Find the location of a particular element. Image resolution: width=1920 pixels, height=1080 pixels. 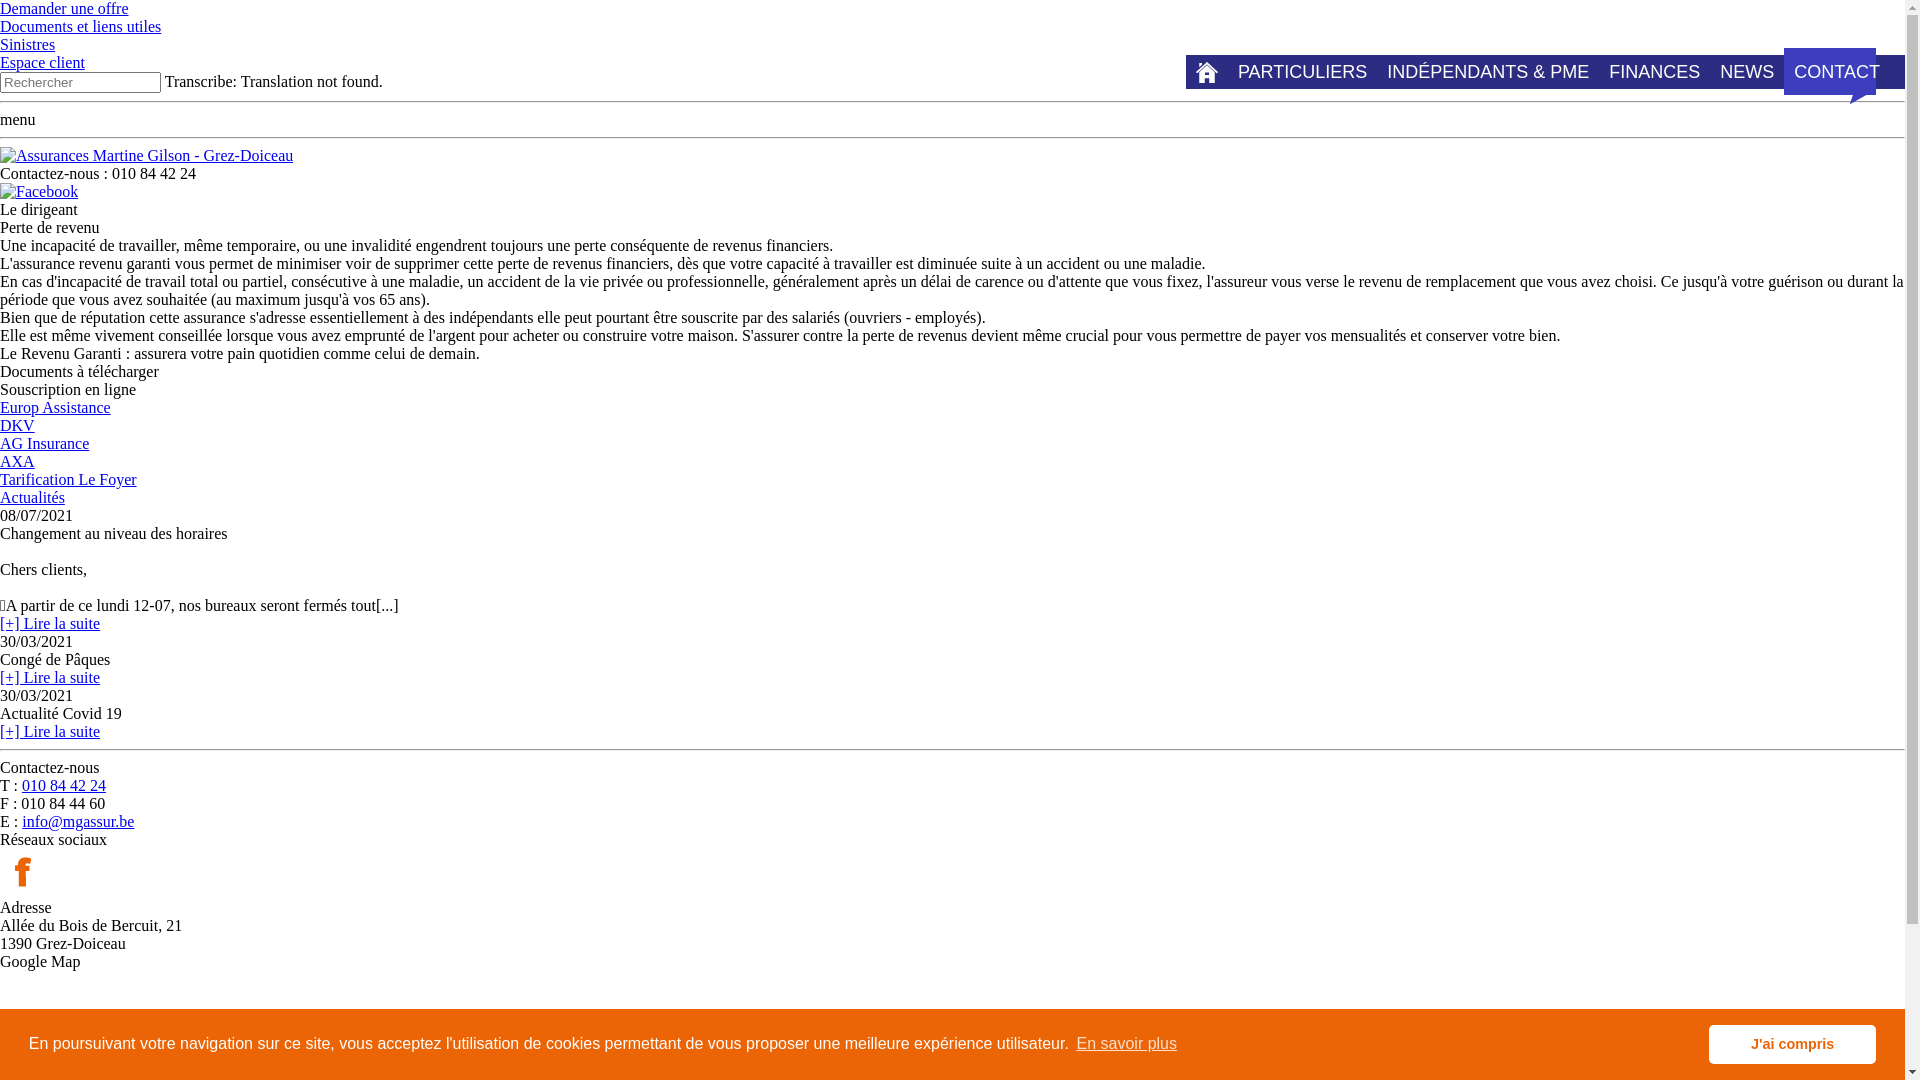

'AXA' is located at coordinates (17, 461).